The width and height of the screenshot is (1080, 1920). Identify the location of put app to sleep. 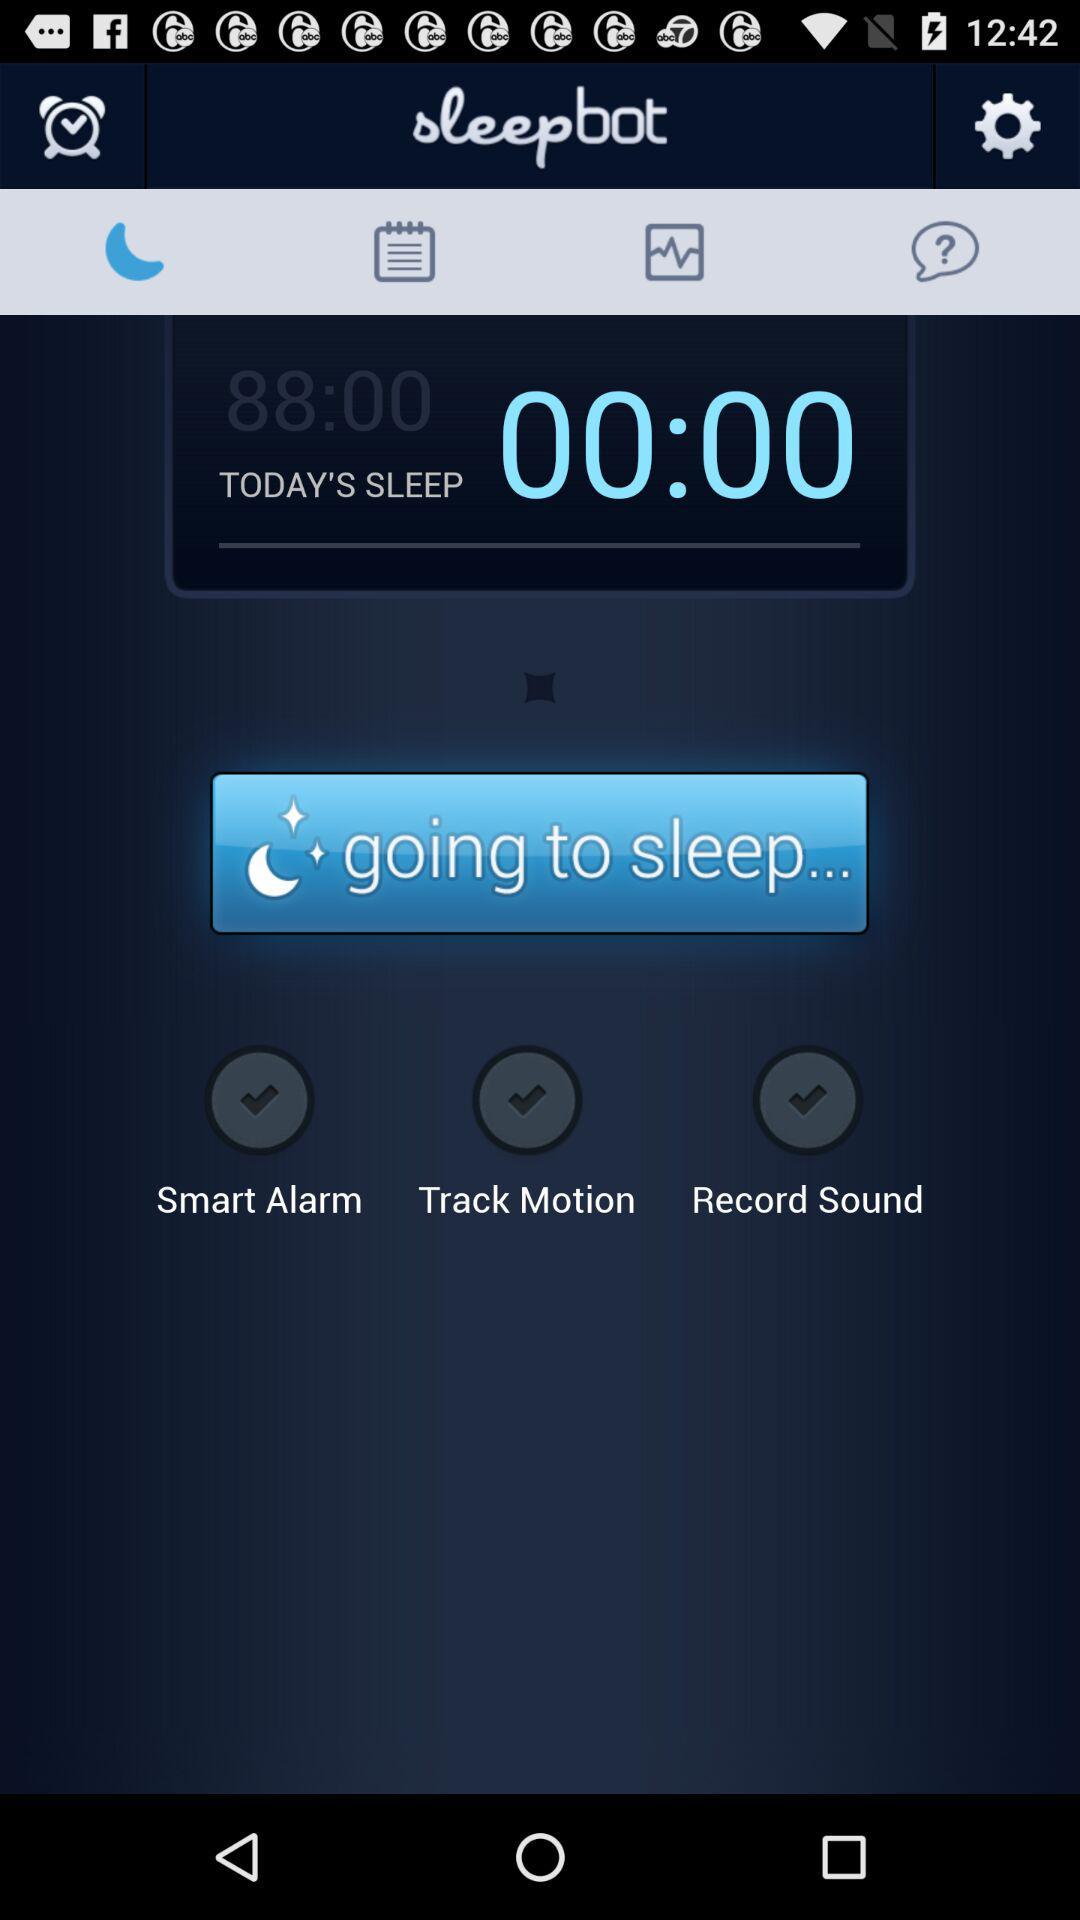
(538, 854).